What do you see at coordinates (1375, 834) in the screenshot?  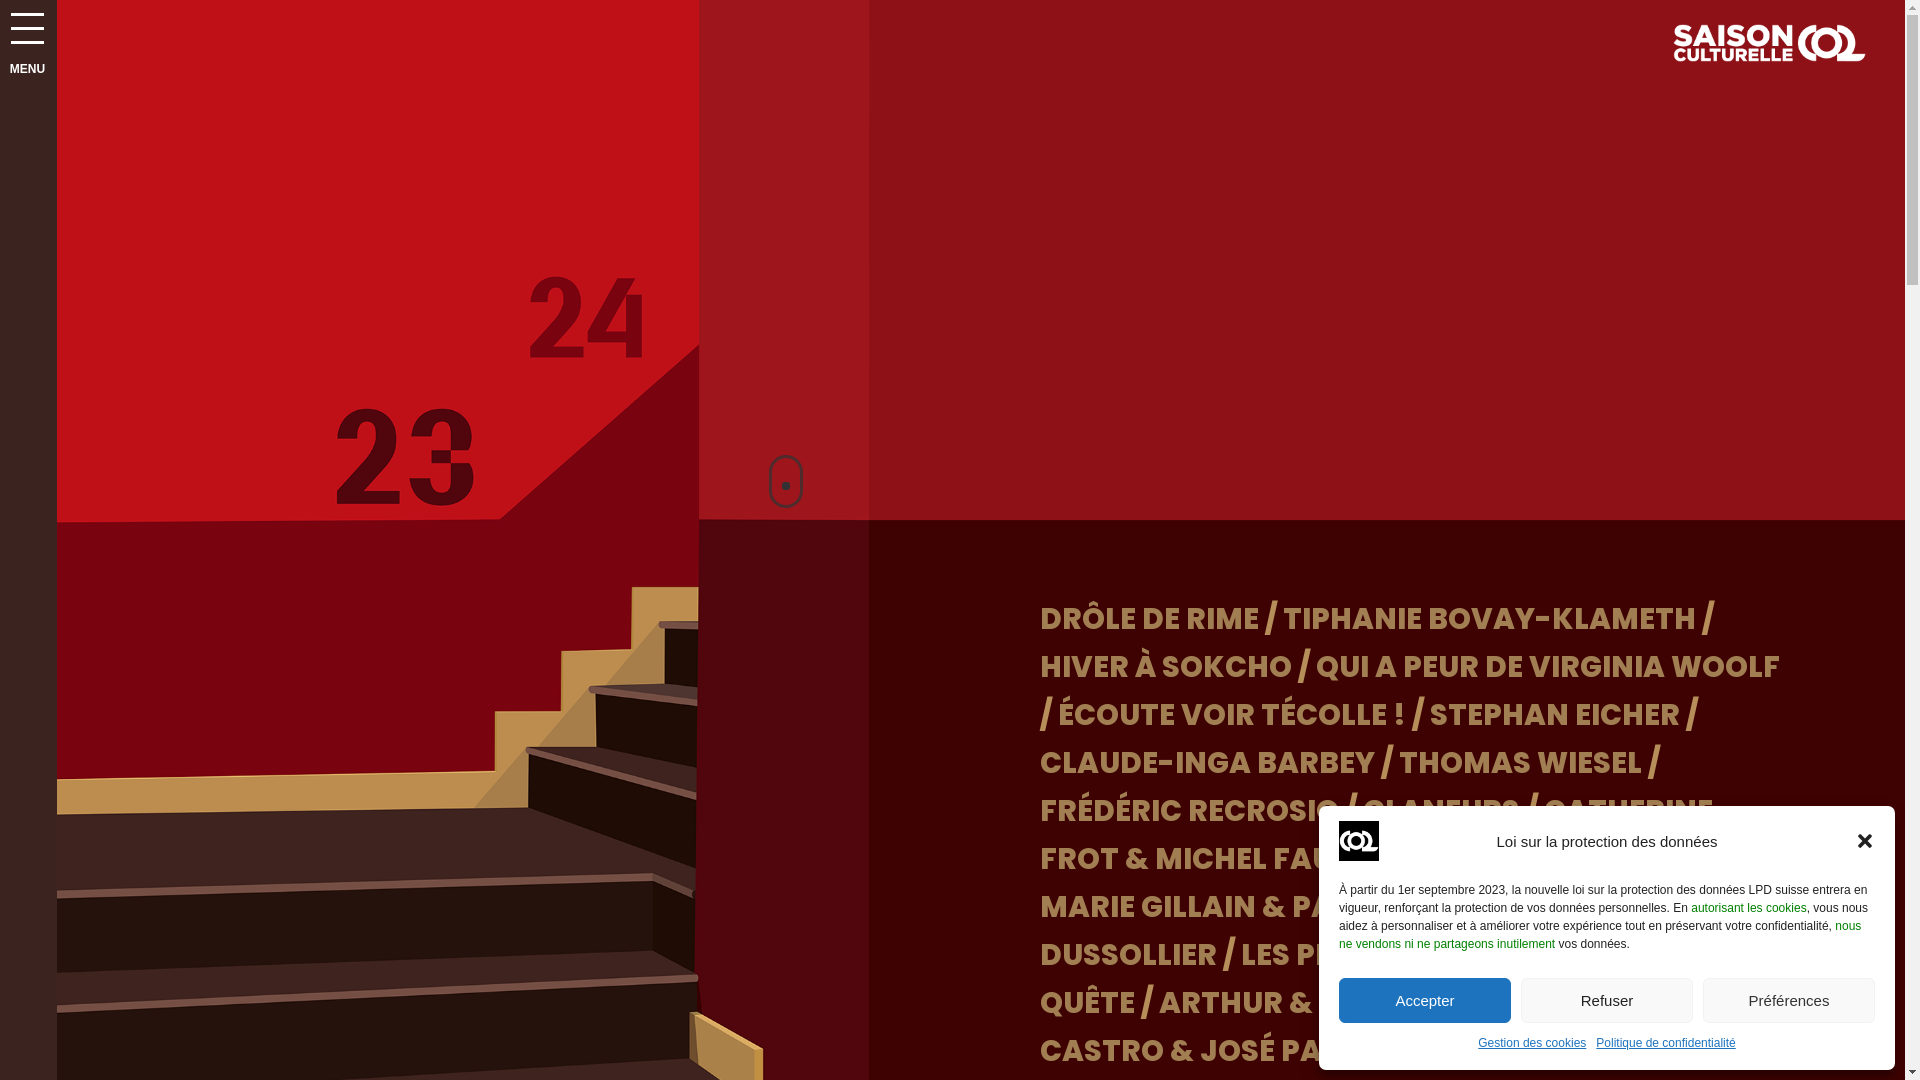 I see `'CATHERINE FROT & MICHEL FAU'` at bounding box center [1375, 834].